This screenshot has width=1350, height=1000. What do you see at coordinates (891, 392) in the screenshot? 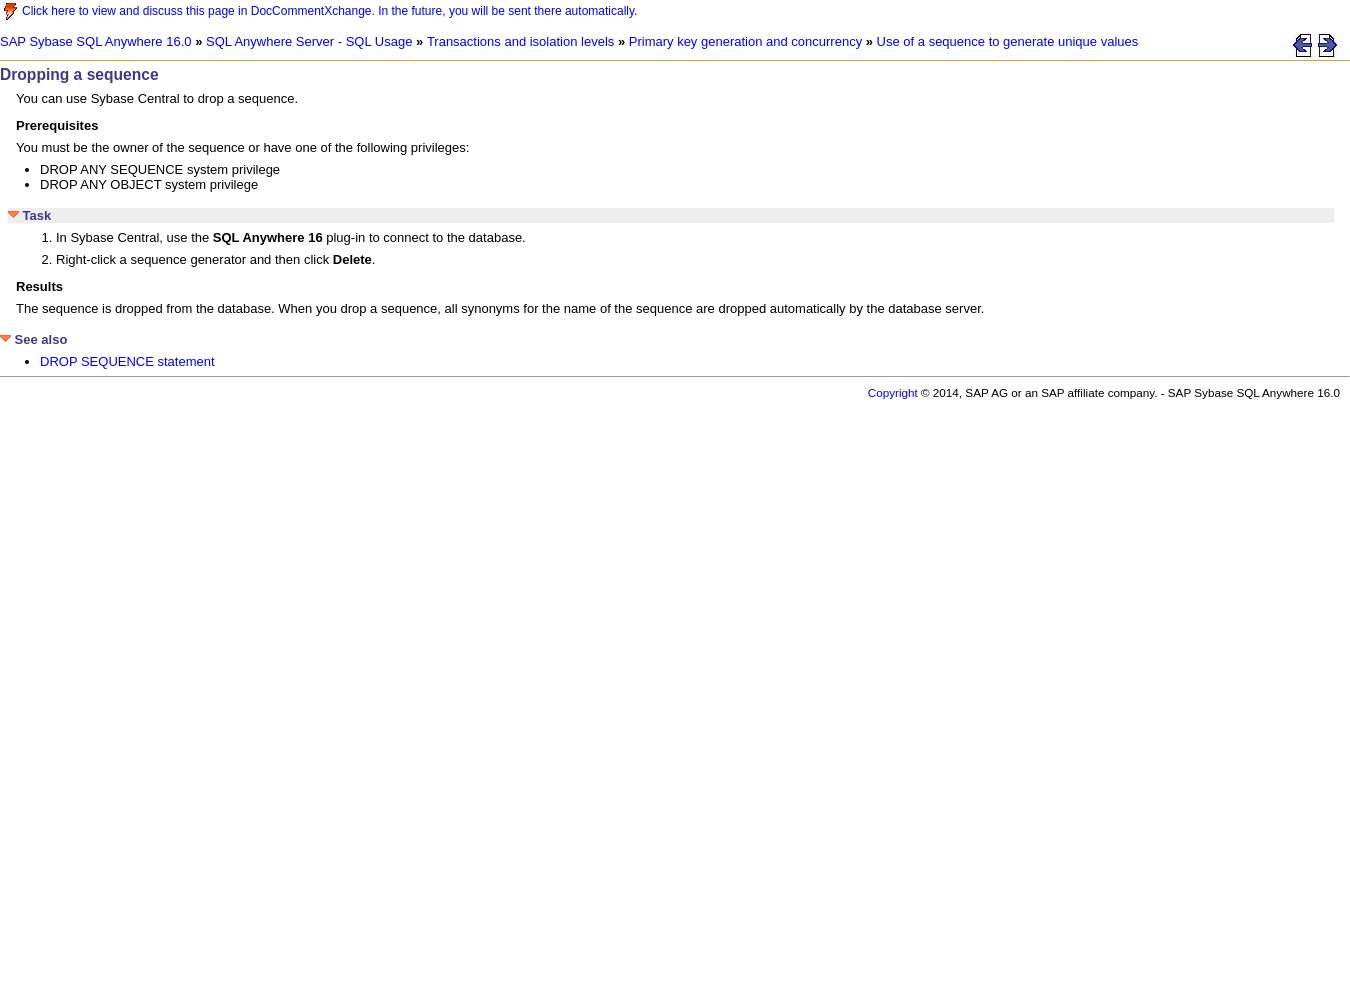
I see `'Copyright'` at bounding box center [891, 392].